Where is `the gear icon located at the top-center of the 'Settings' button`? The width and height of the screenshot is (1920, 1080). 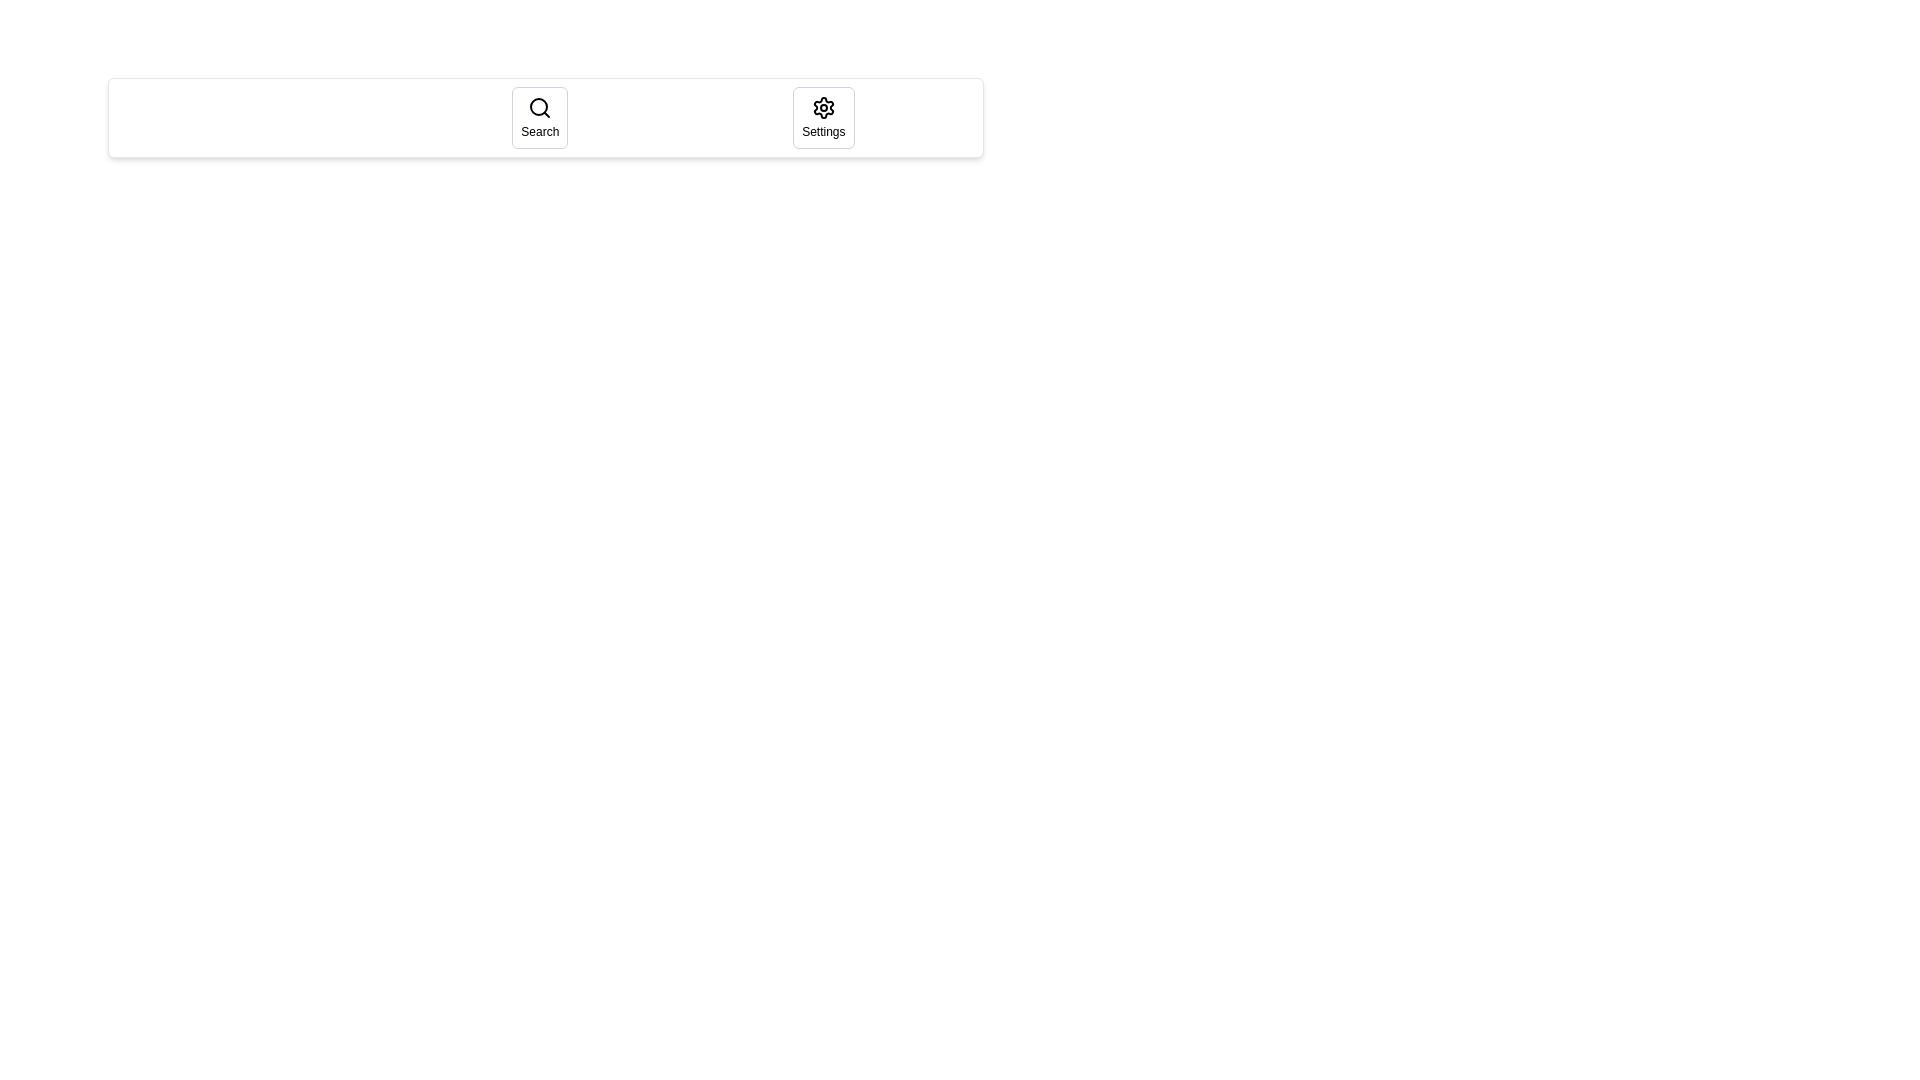
the gear icon located at the top-center of the 'Settings' button is located at coordinates (823, 108).